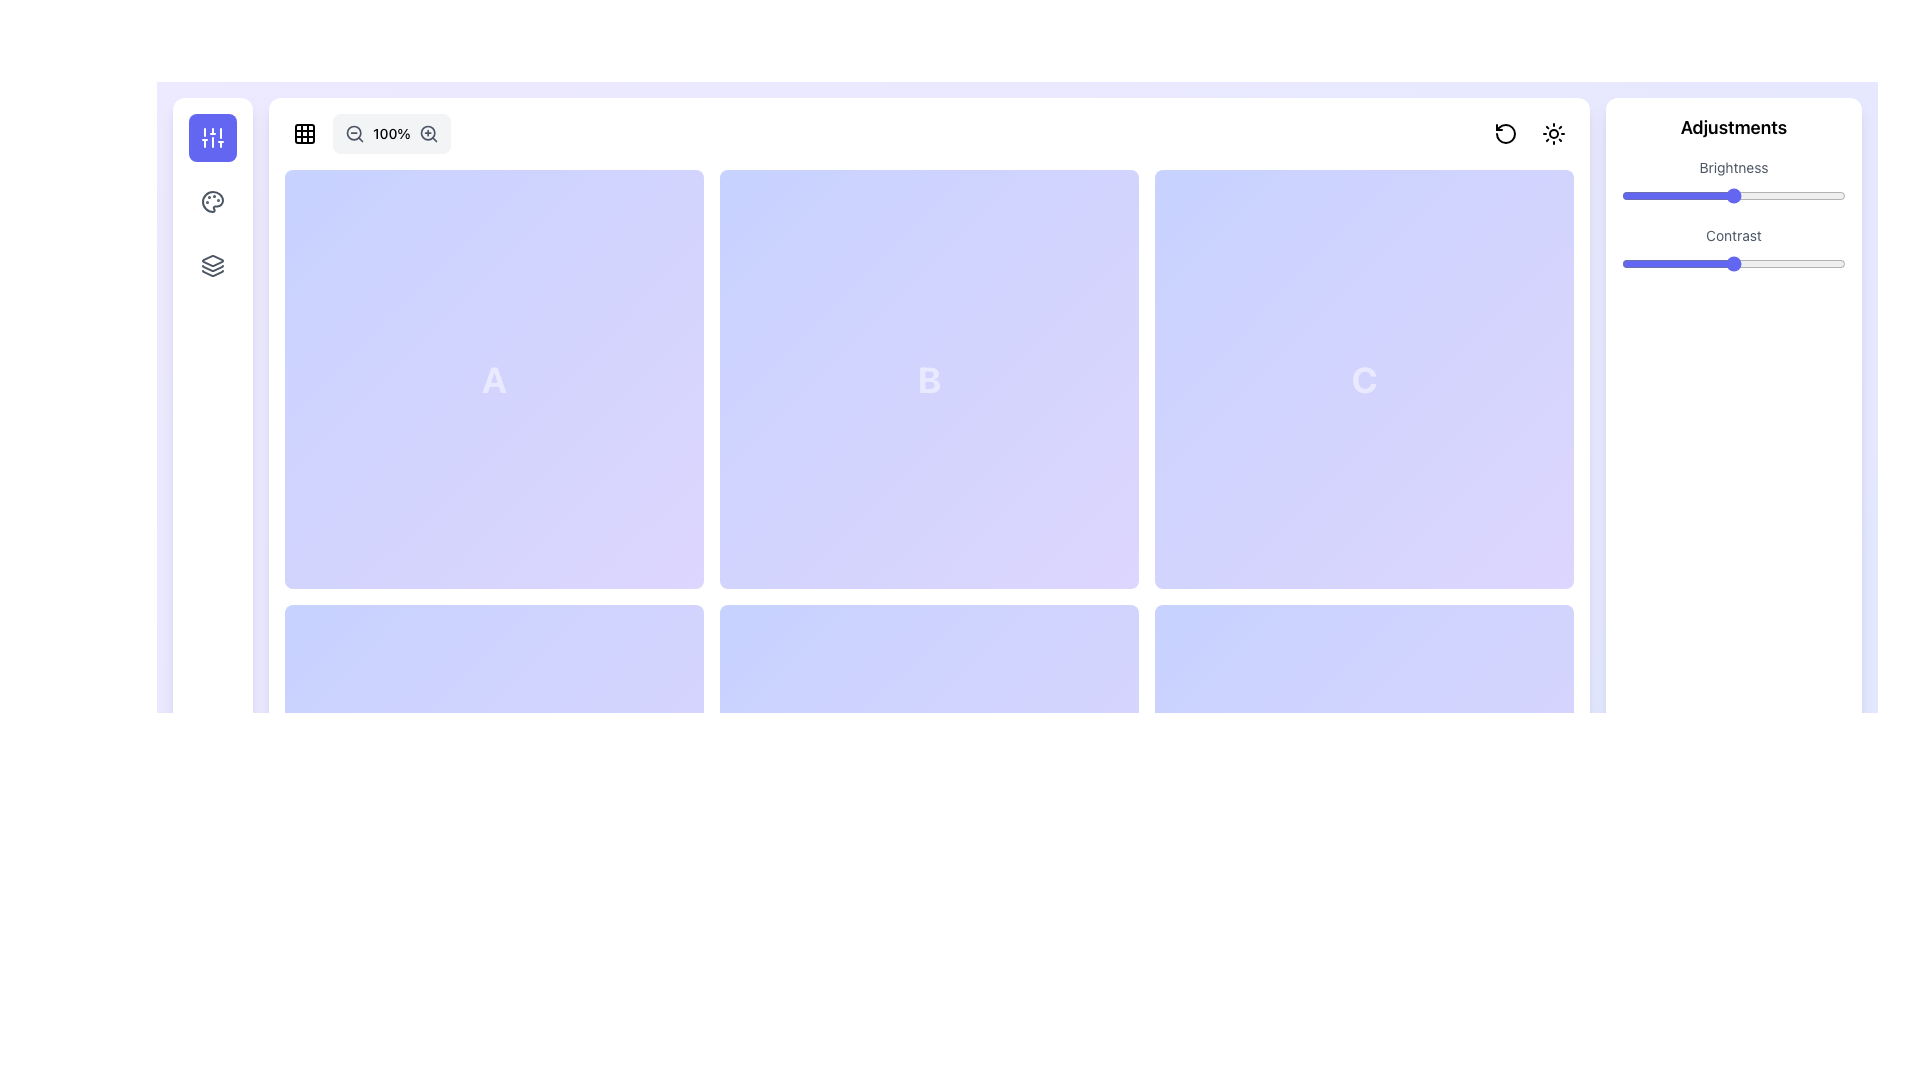 This screenshot has height=1080, width=1920. Describe the element at coordinates (212, 201) in the screenshot. I see `the second button in the vertical series of three buttons located in the sidebar on the left-hand side of the interface, which features a gray color and an icon representing a palette, to change its background color` at that location.